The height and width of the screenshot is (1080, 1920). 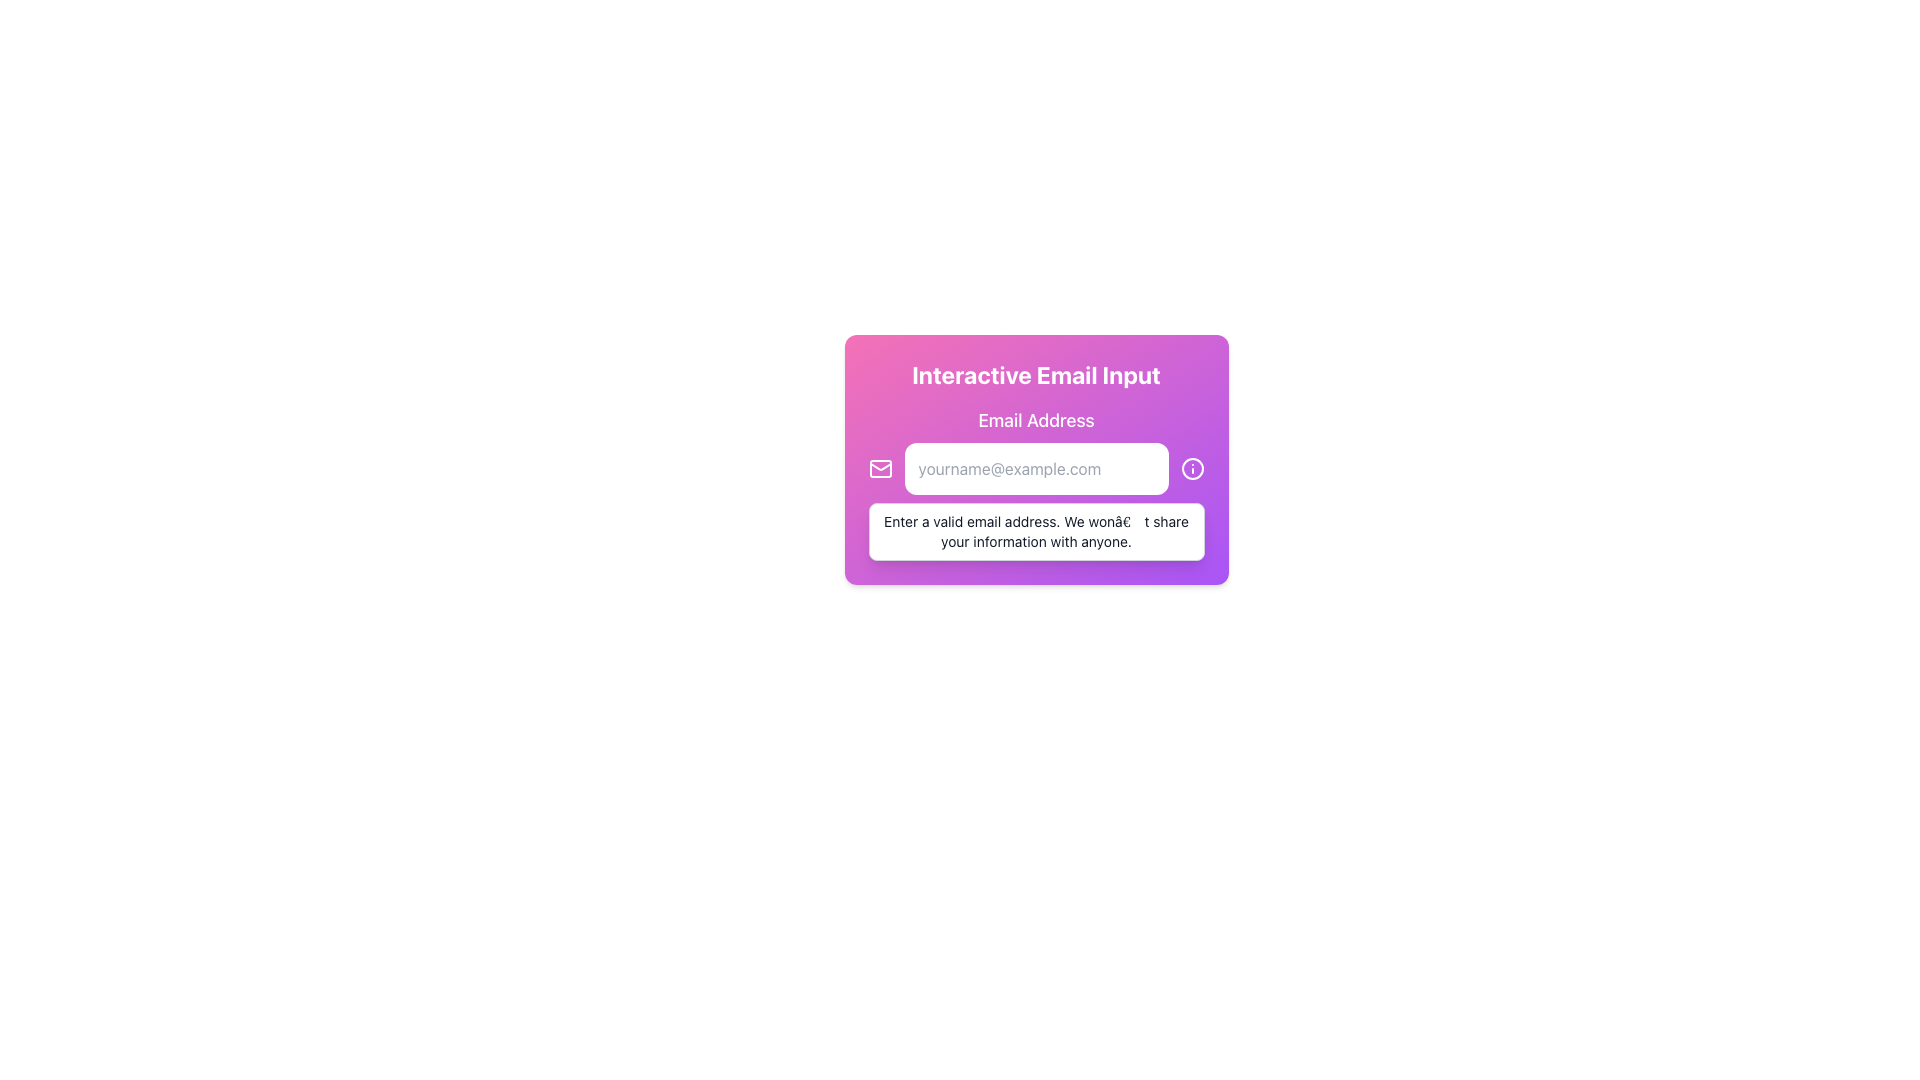 I want to click on the information button located to the immediate right of the email input field, so click(x=1192, y=469).